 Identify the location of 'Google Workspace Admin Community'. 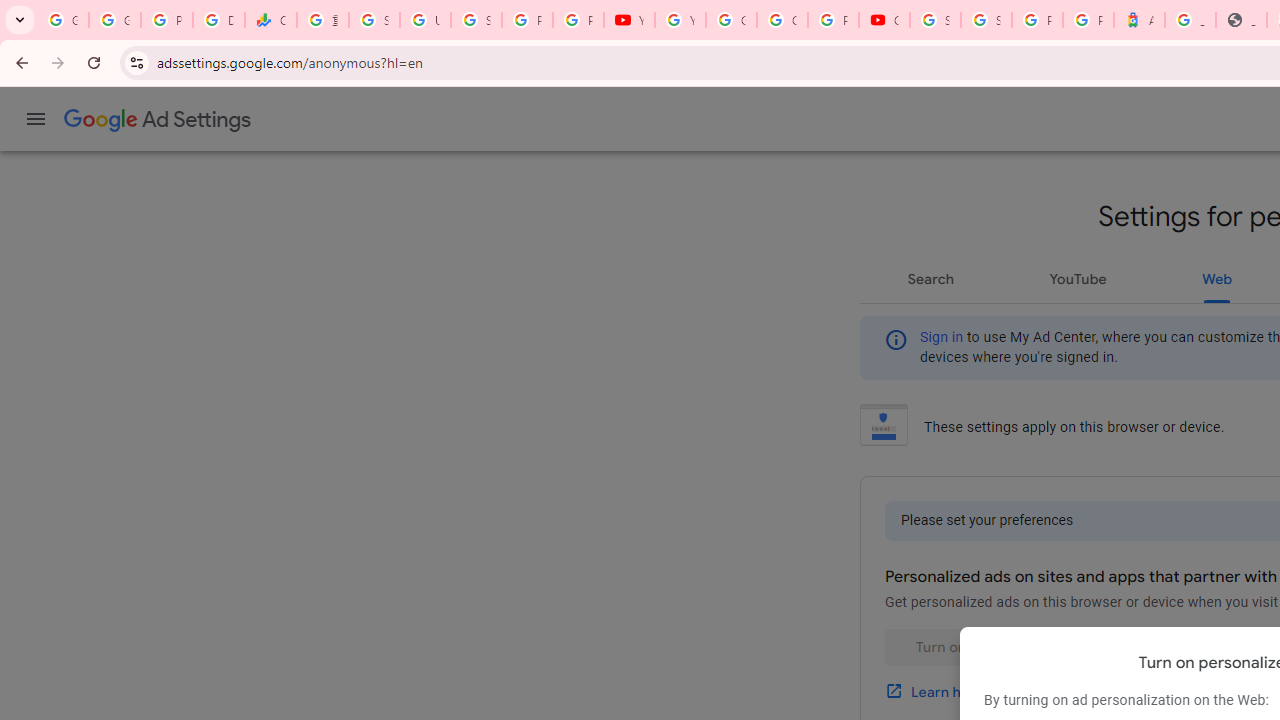
(63, 20).